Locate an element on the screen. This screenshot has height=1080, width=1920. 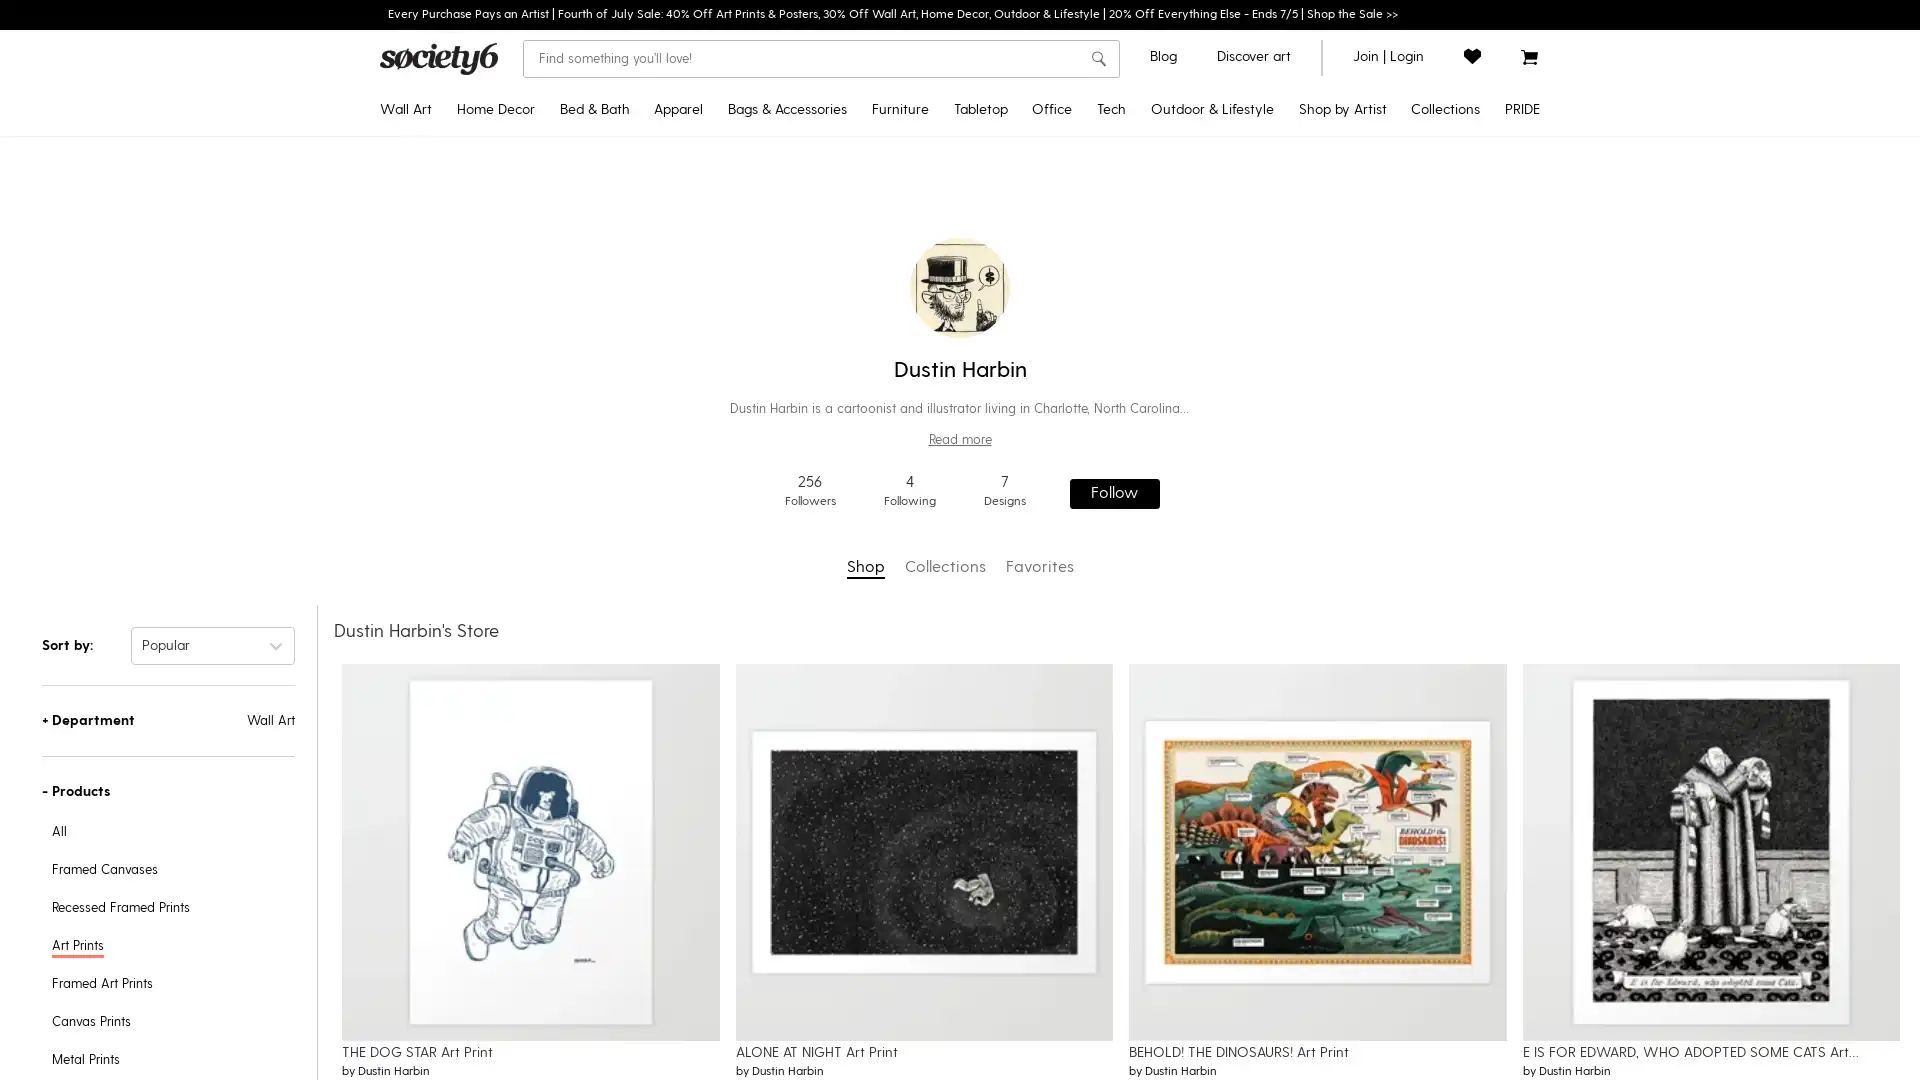
Fanny Packs is located at coordinates (801, 320).